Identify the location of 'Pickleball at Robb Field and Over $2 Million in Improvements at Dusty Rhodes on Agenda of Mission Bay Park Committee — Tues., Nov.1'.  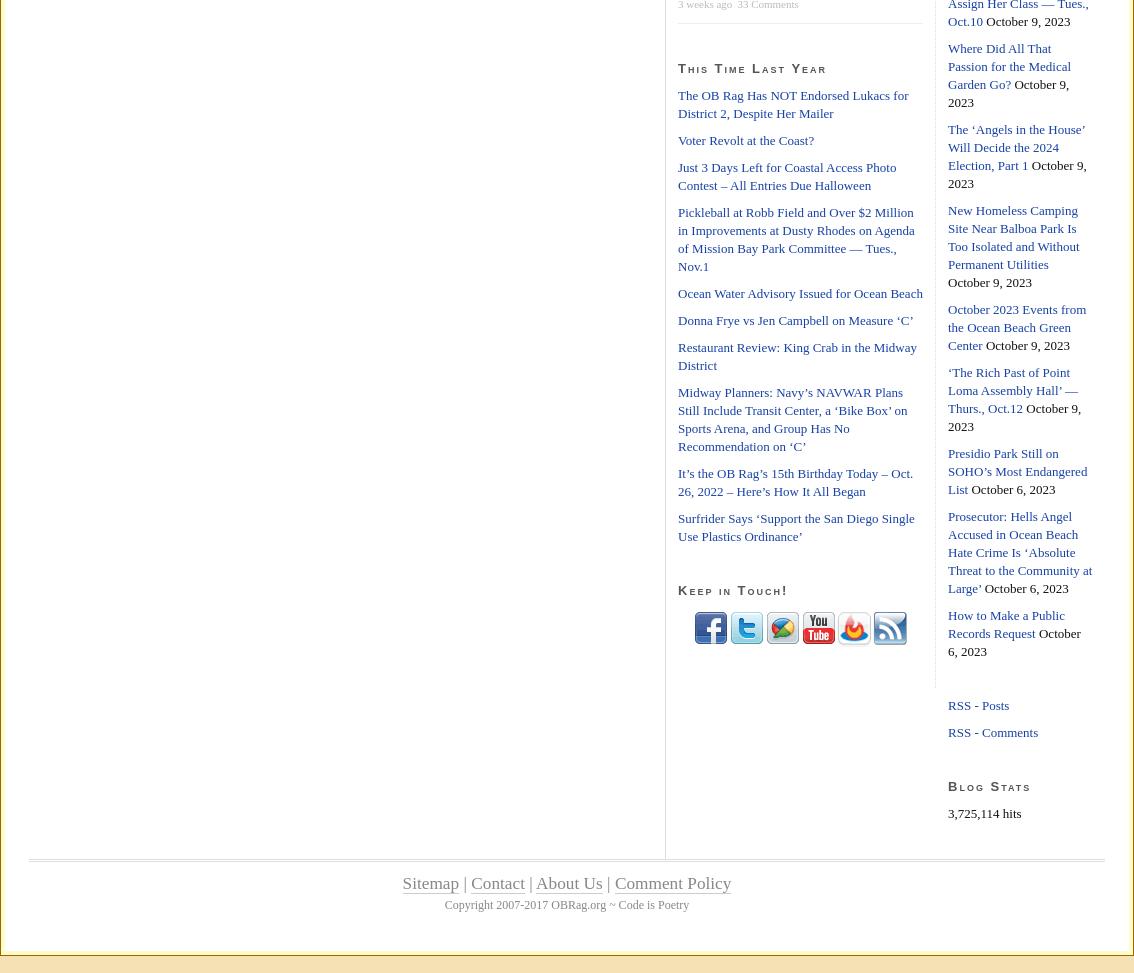
(795, 238).